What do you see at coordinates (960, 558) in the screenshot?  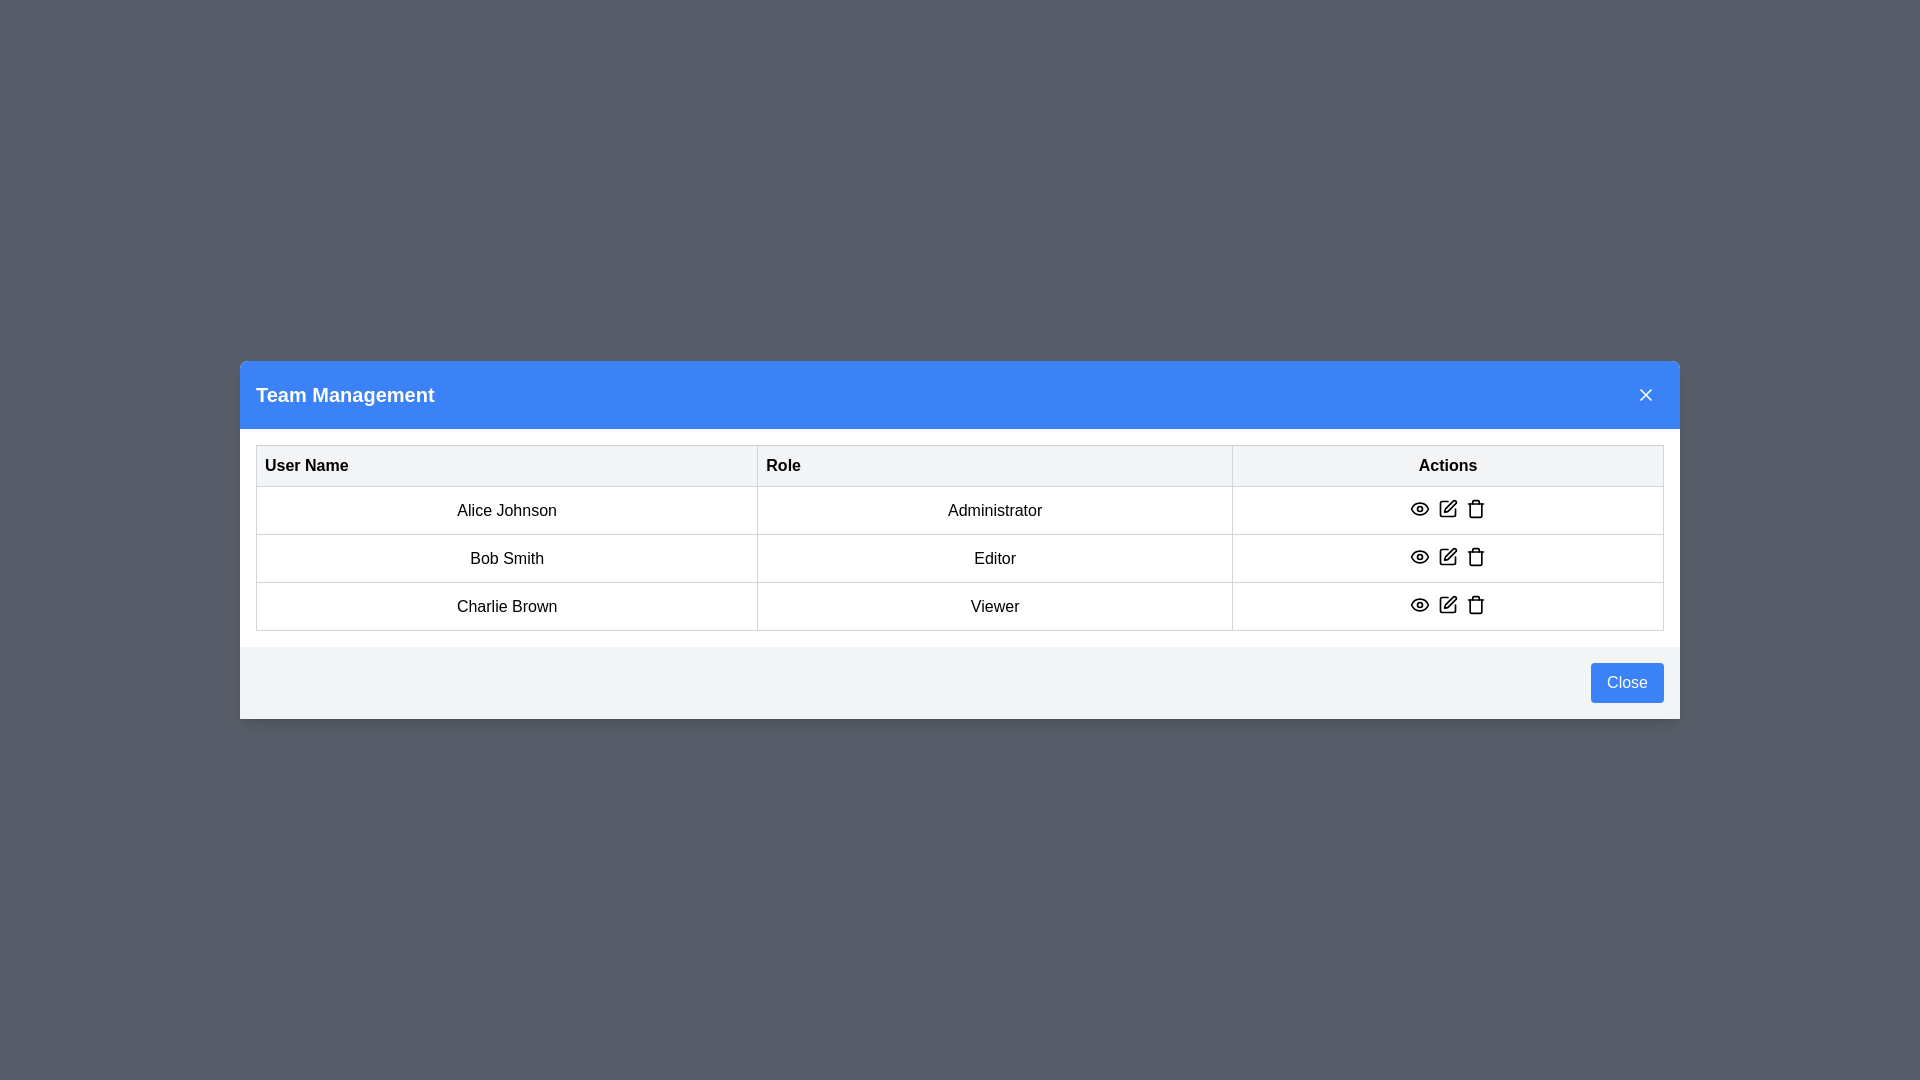 I see `the table row representing 'Bob Smith Editor', which is located between 'Alice Johnson Administrator' and 'Charlie Brown Viewer'` at bounding box center [960, 558].